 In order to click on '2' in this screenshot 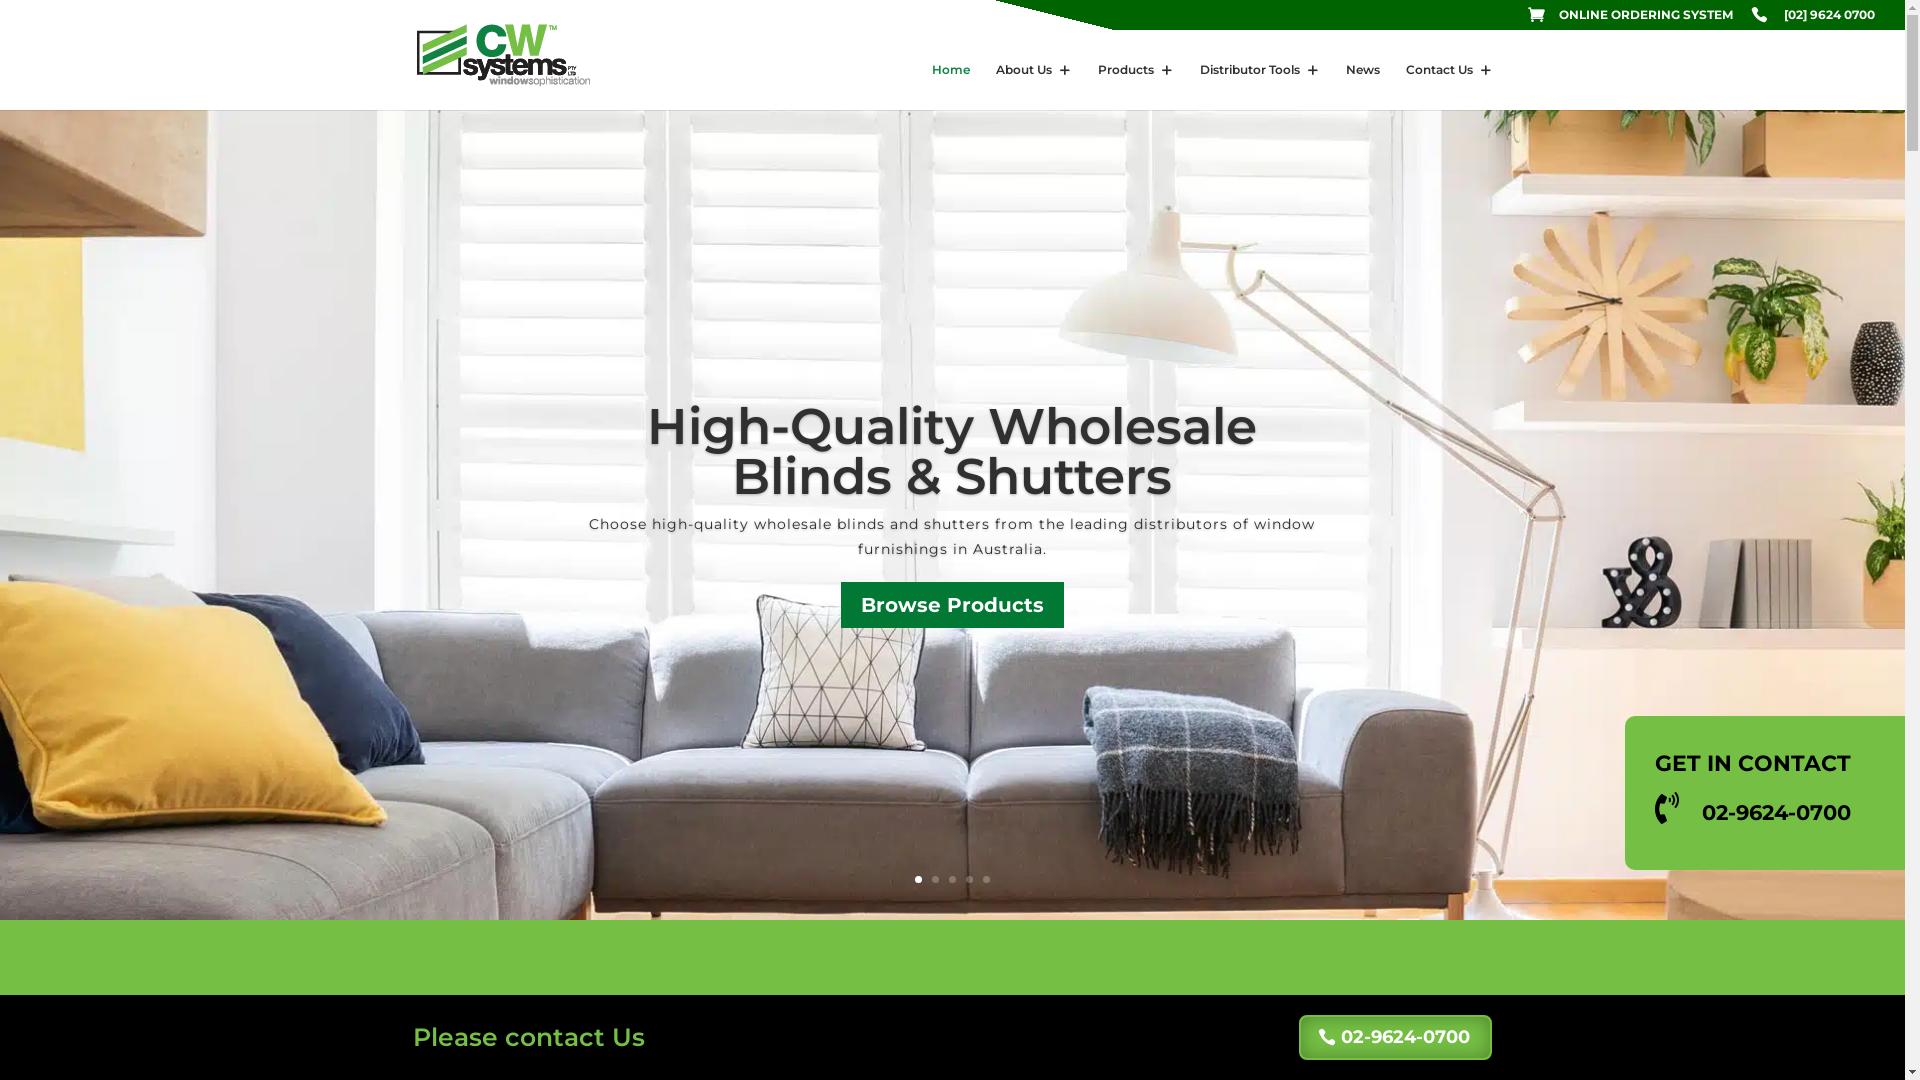, I will do `click(934, 878)`.